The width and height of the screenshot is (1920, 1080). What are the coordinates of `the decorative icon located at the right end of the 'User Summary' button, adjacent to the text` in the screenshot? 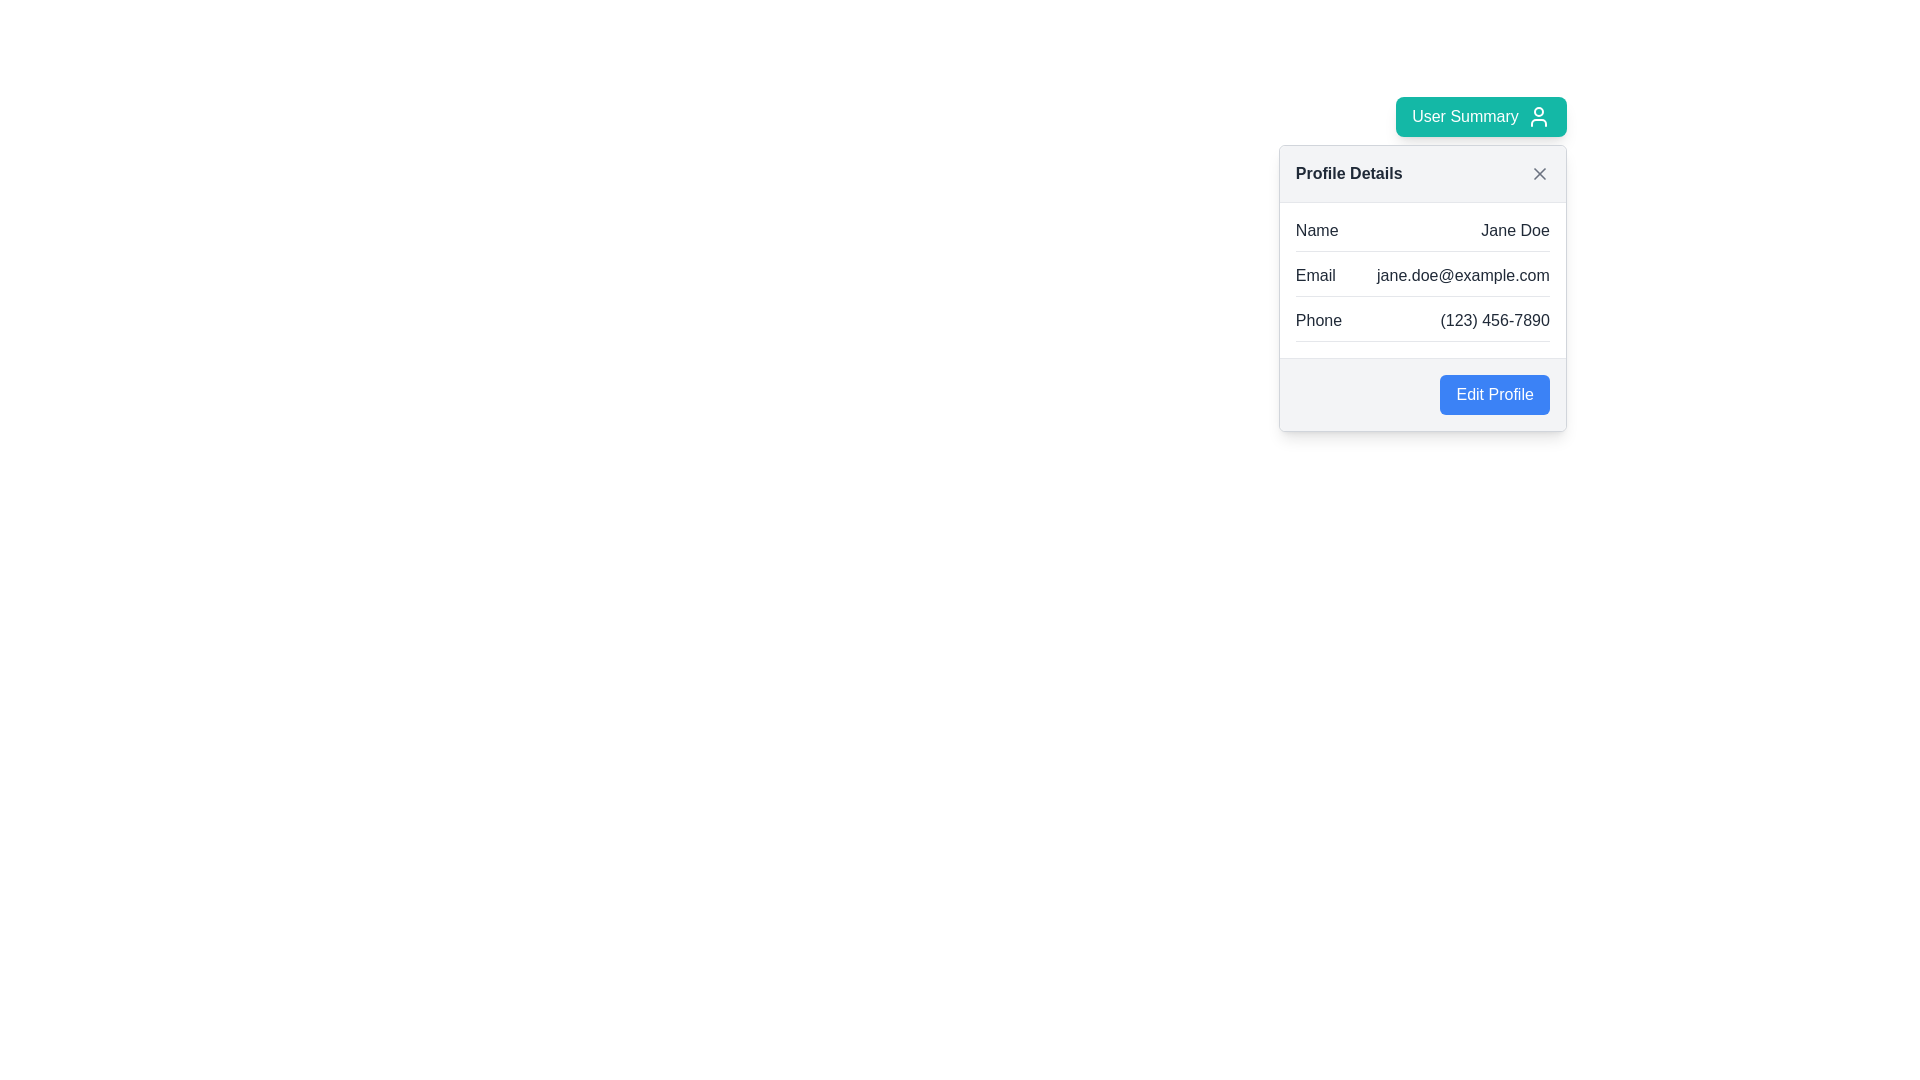 It's located at (1537, 116).